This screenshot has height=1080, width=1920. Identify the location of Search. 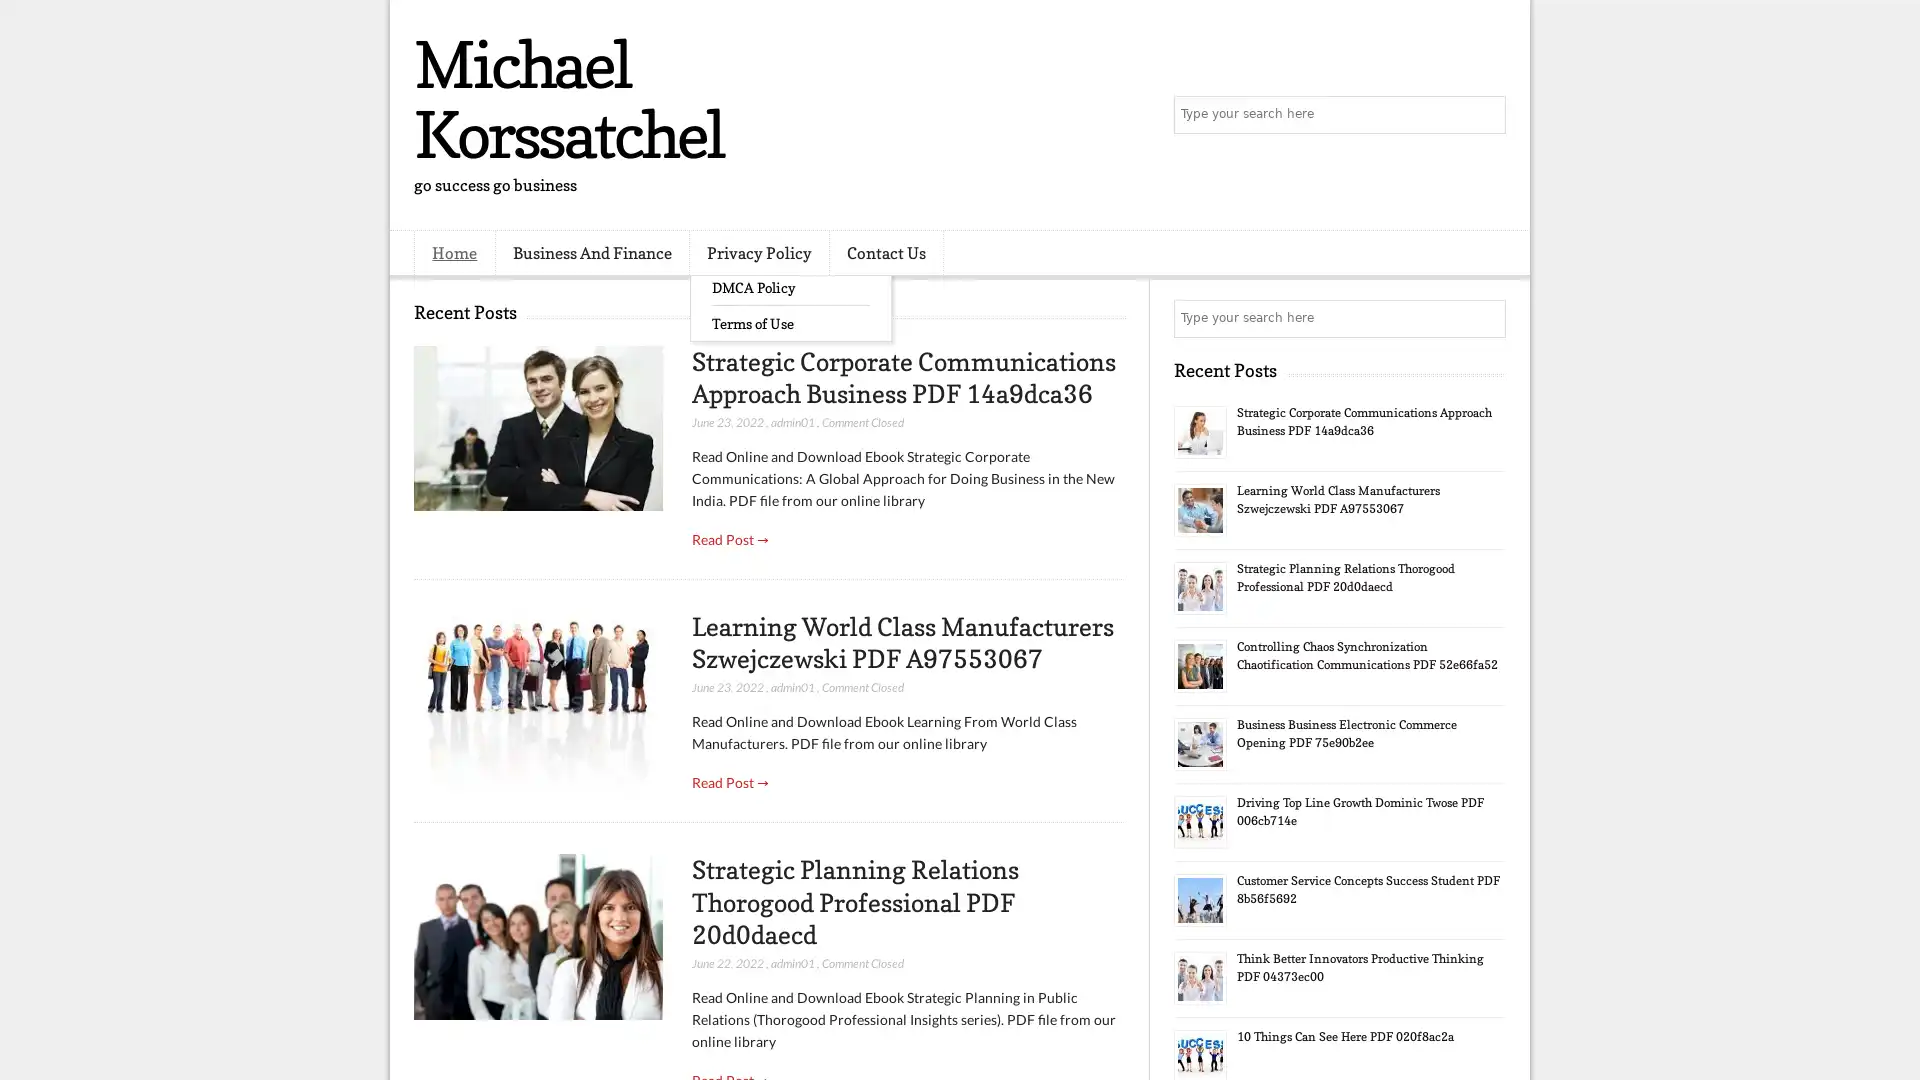
(1485, 318).